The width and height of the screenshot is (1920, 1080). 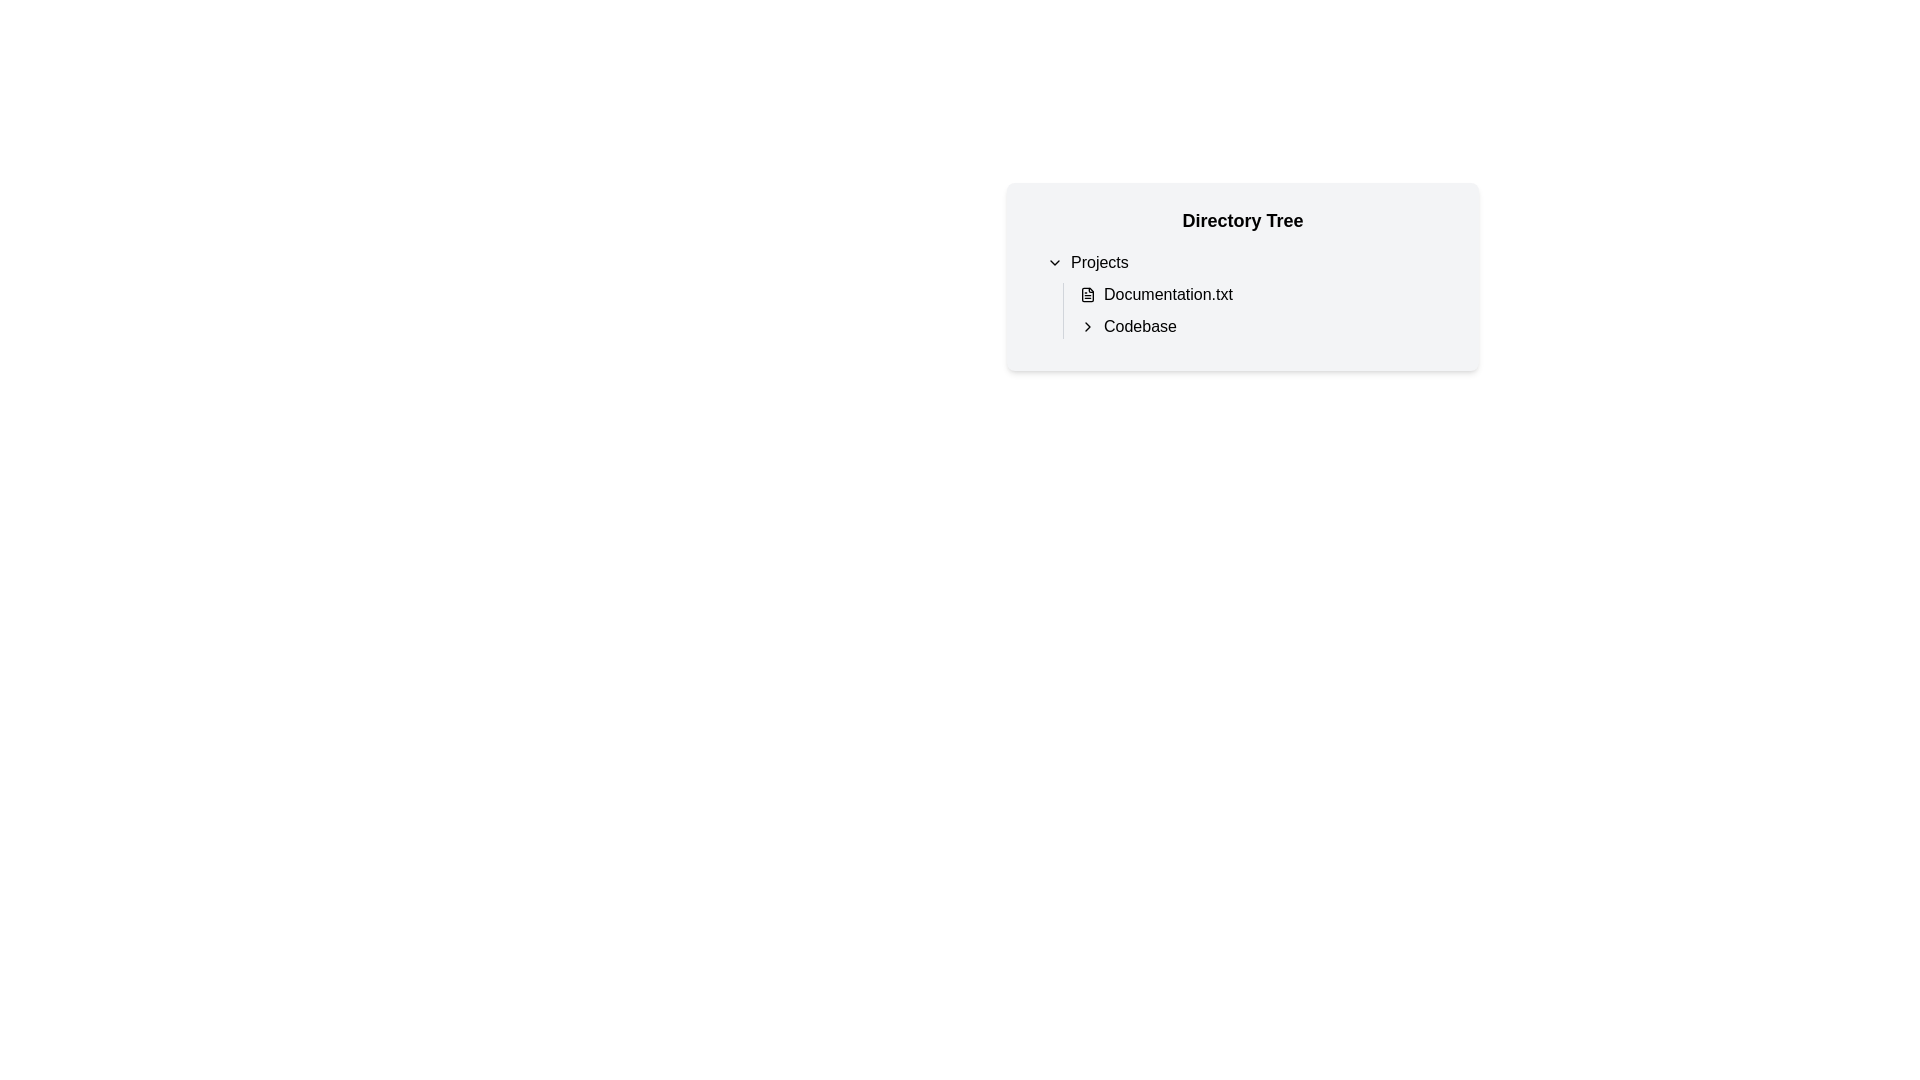 What do you see at coordinates (1242, 294) in the screenshot?
I see `the list item labeled 'Documentation.txt' within the 'Projects' section of the directory tree` at bounding box center [1242, 294].